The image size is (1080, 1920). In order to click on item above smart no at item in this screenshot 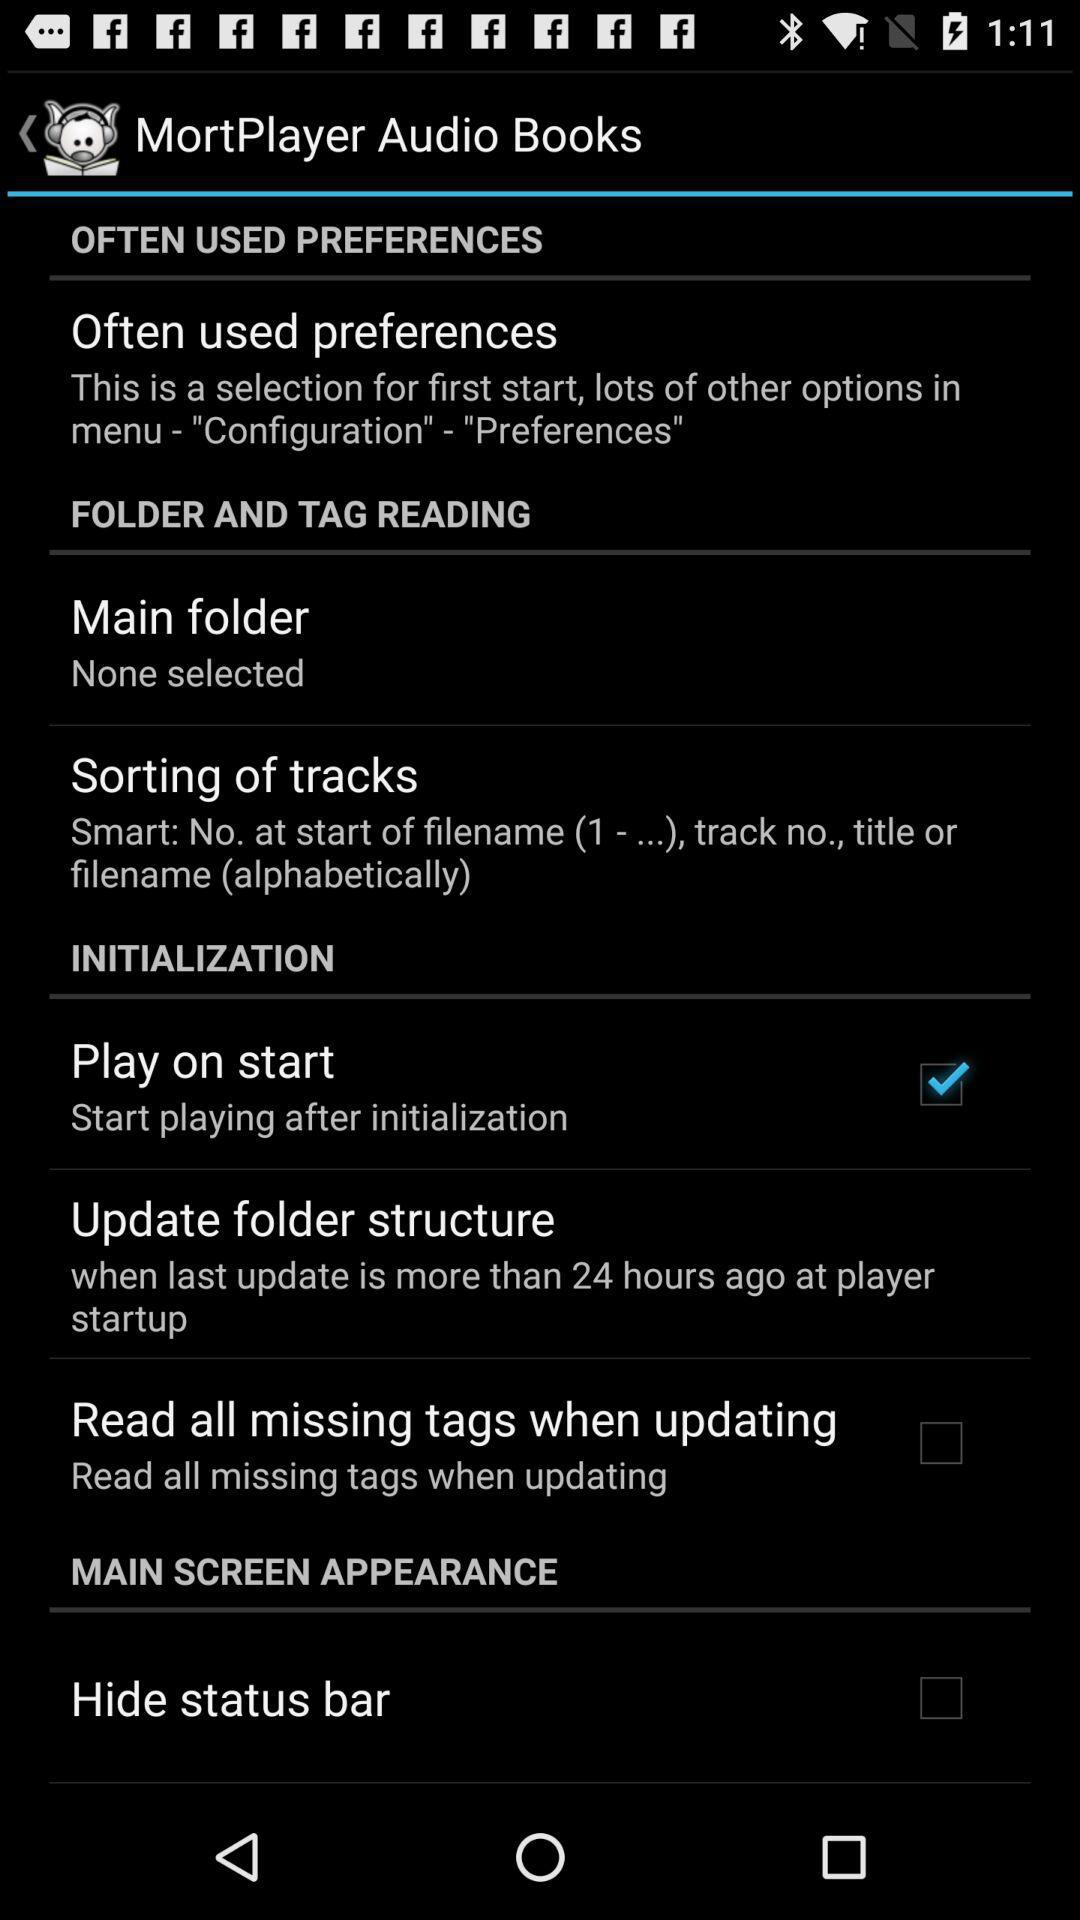, I will do `click(243, 772)`.